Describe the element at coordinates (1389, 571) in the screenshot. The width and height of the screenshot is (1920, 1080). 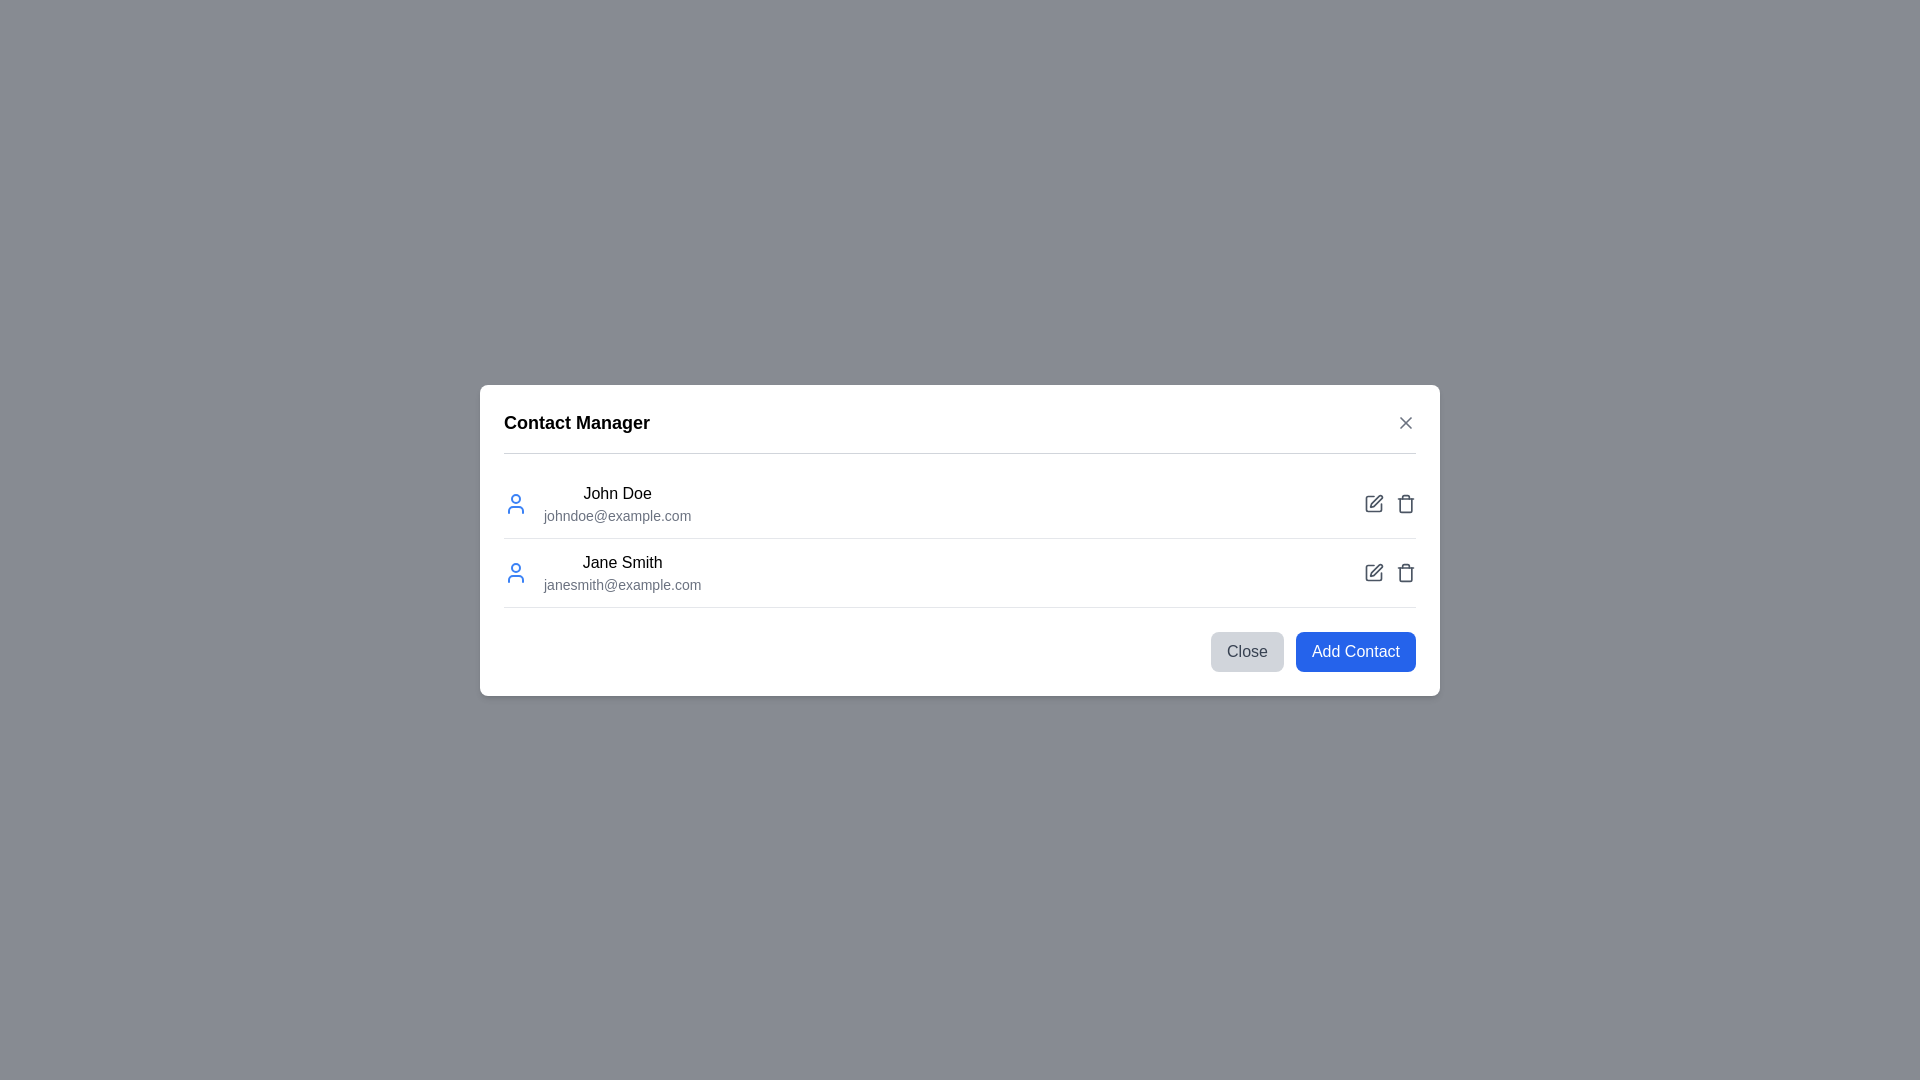
I see `the delete icon in the grouped interactive icons located at the right end of the dialog box aligned with the 'Jane Smith' contact entry` at that location.